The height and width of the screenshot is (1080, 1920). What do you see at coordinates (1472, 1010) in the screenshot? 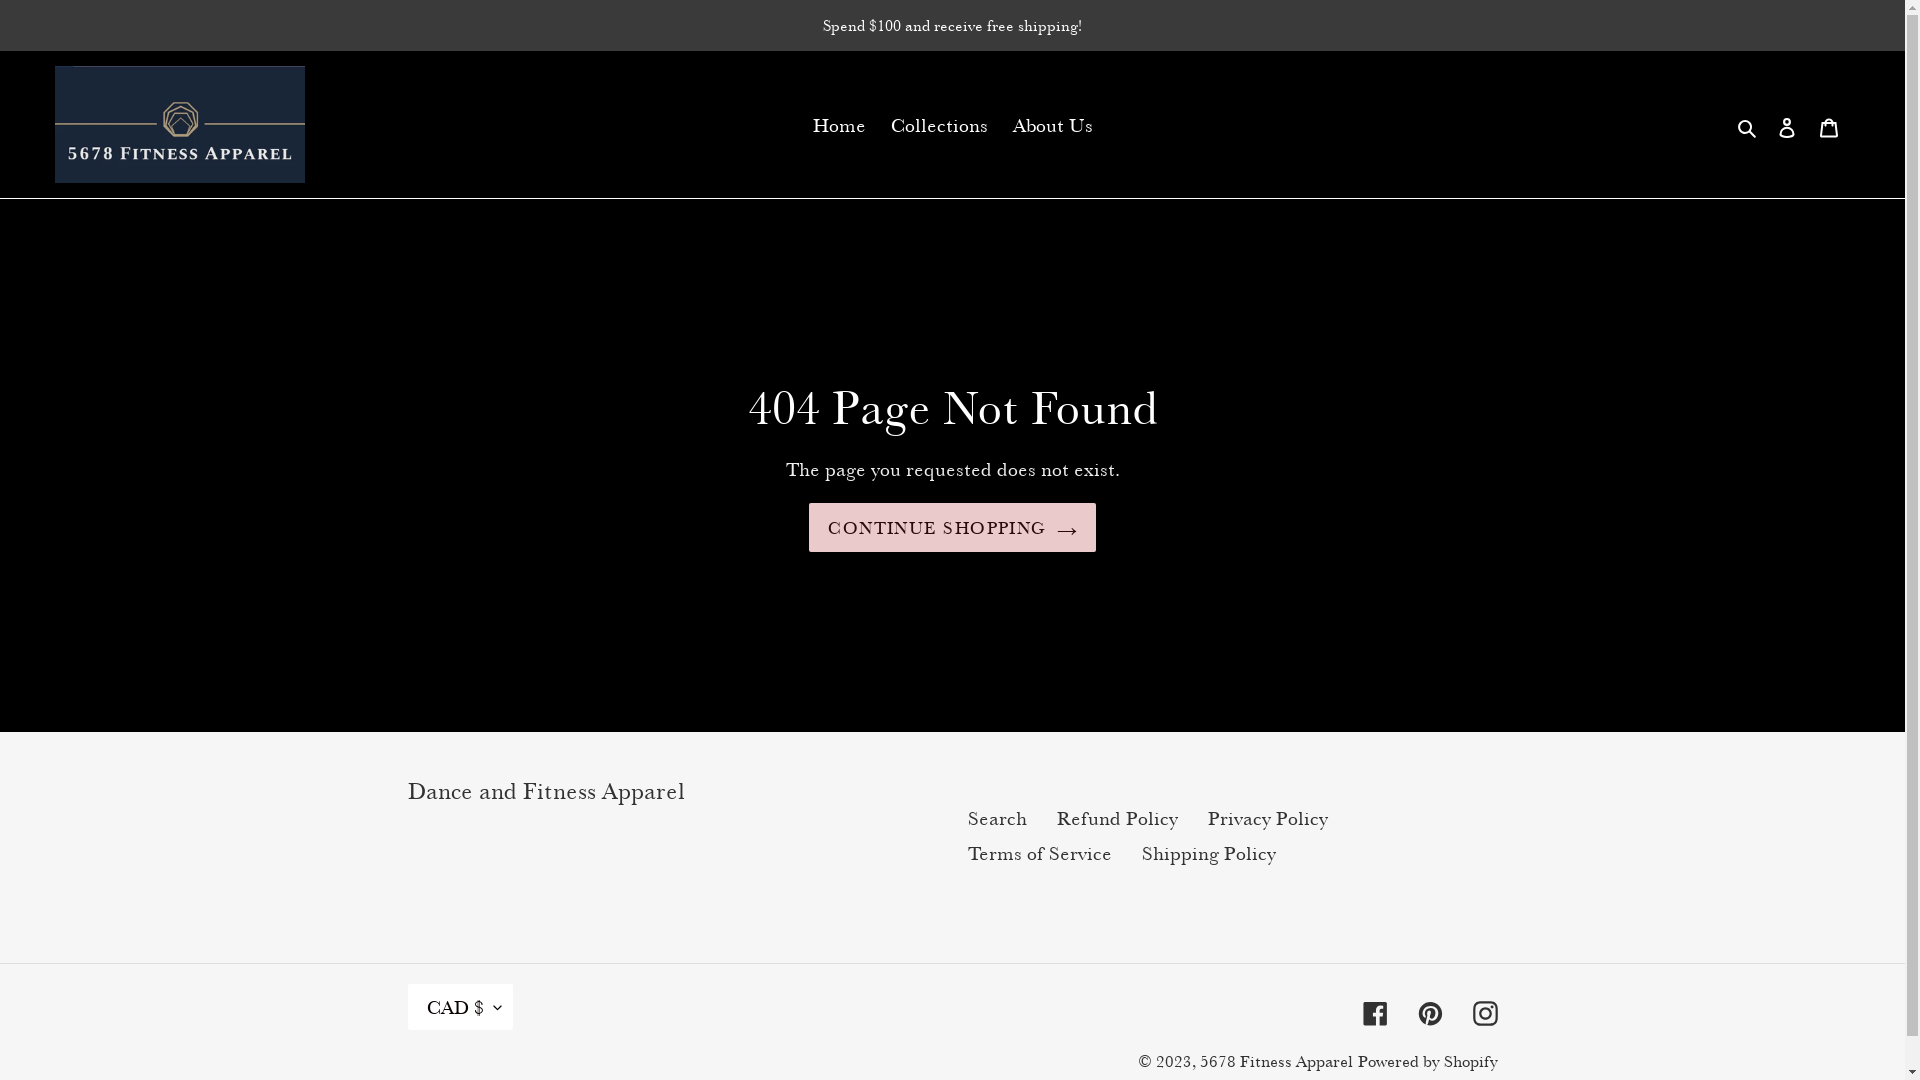
I see `'Instagram'` at bounding box center [1472, 1010].